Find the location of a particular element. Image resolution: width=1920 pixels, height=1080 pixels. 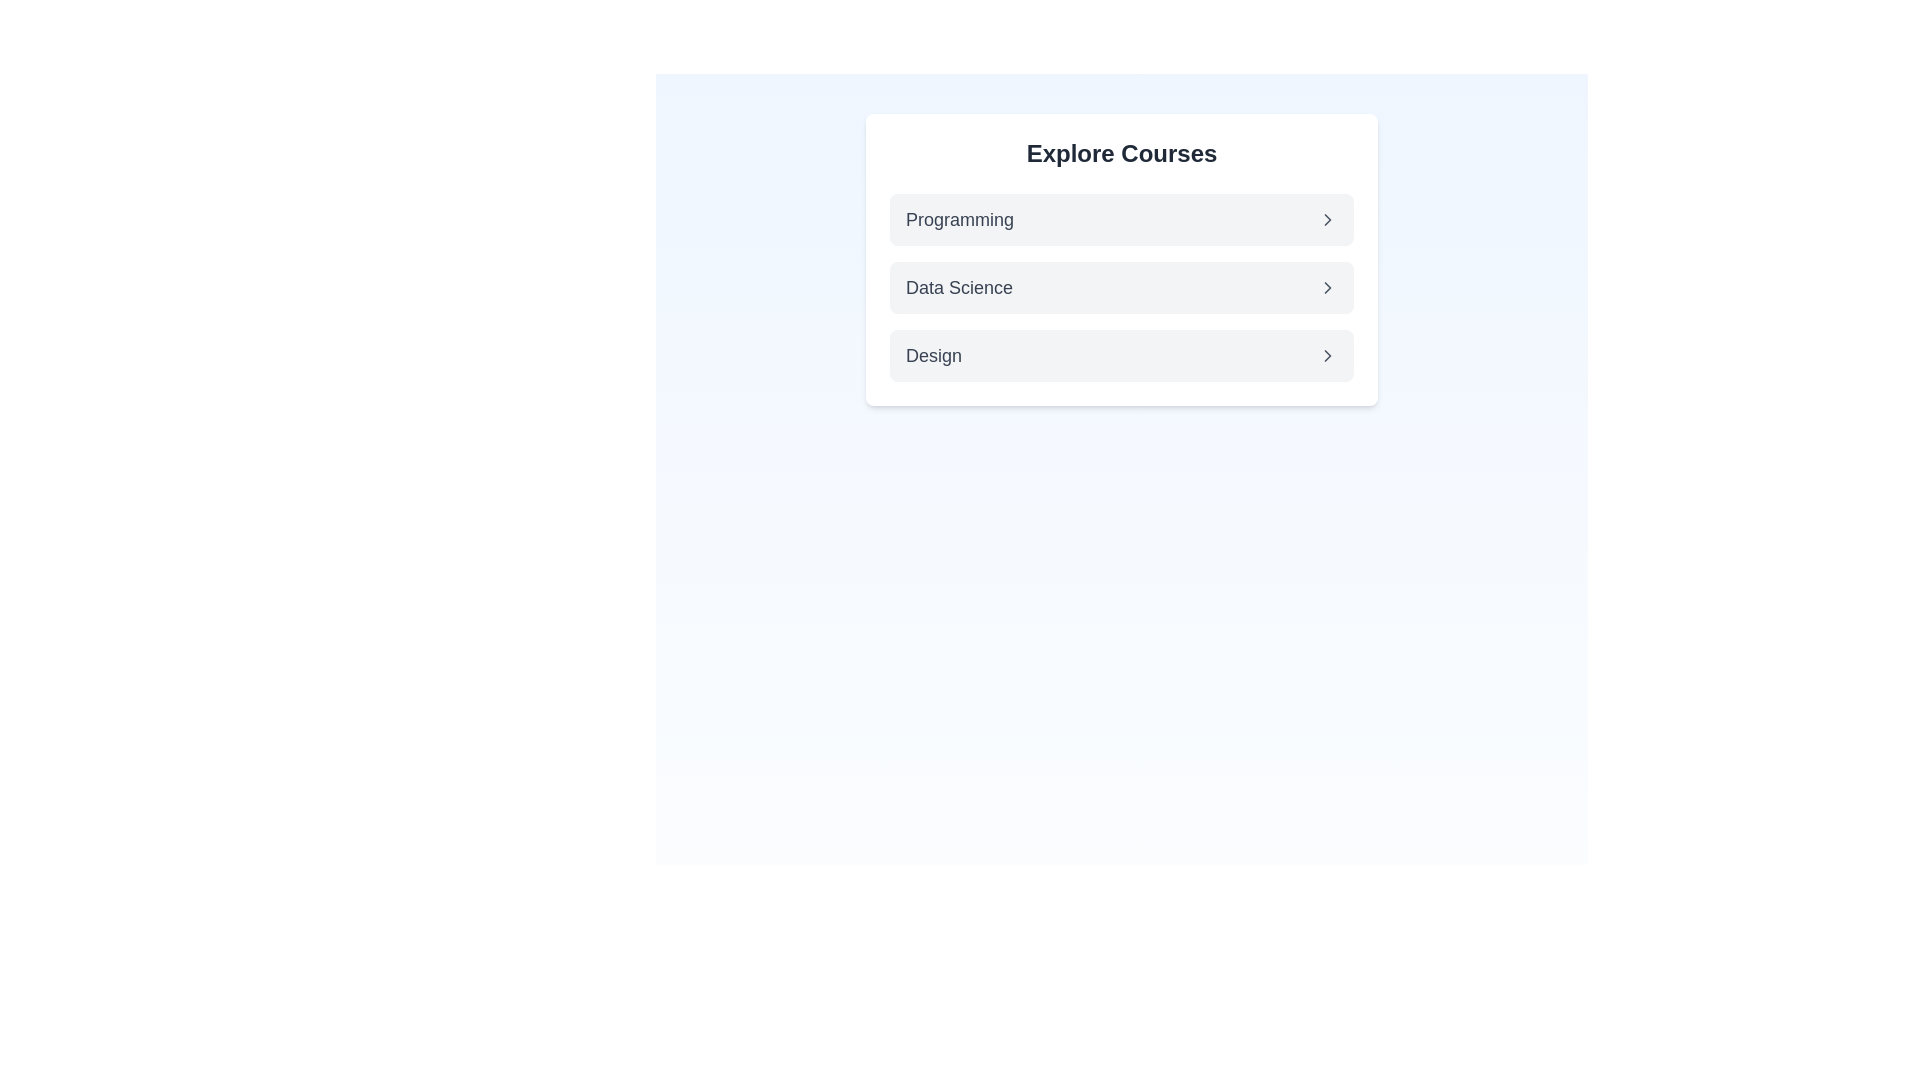

the chevron icon located on the right-hand side of the 'Data Science' row is located at coordinates (1328, 288).